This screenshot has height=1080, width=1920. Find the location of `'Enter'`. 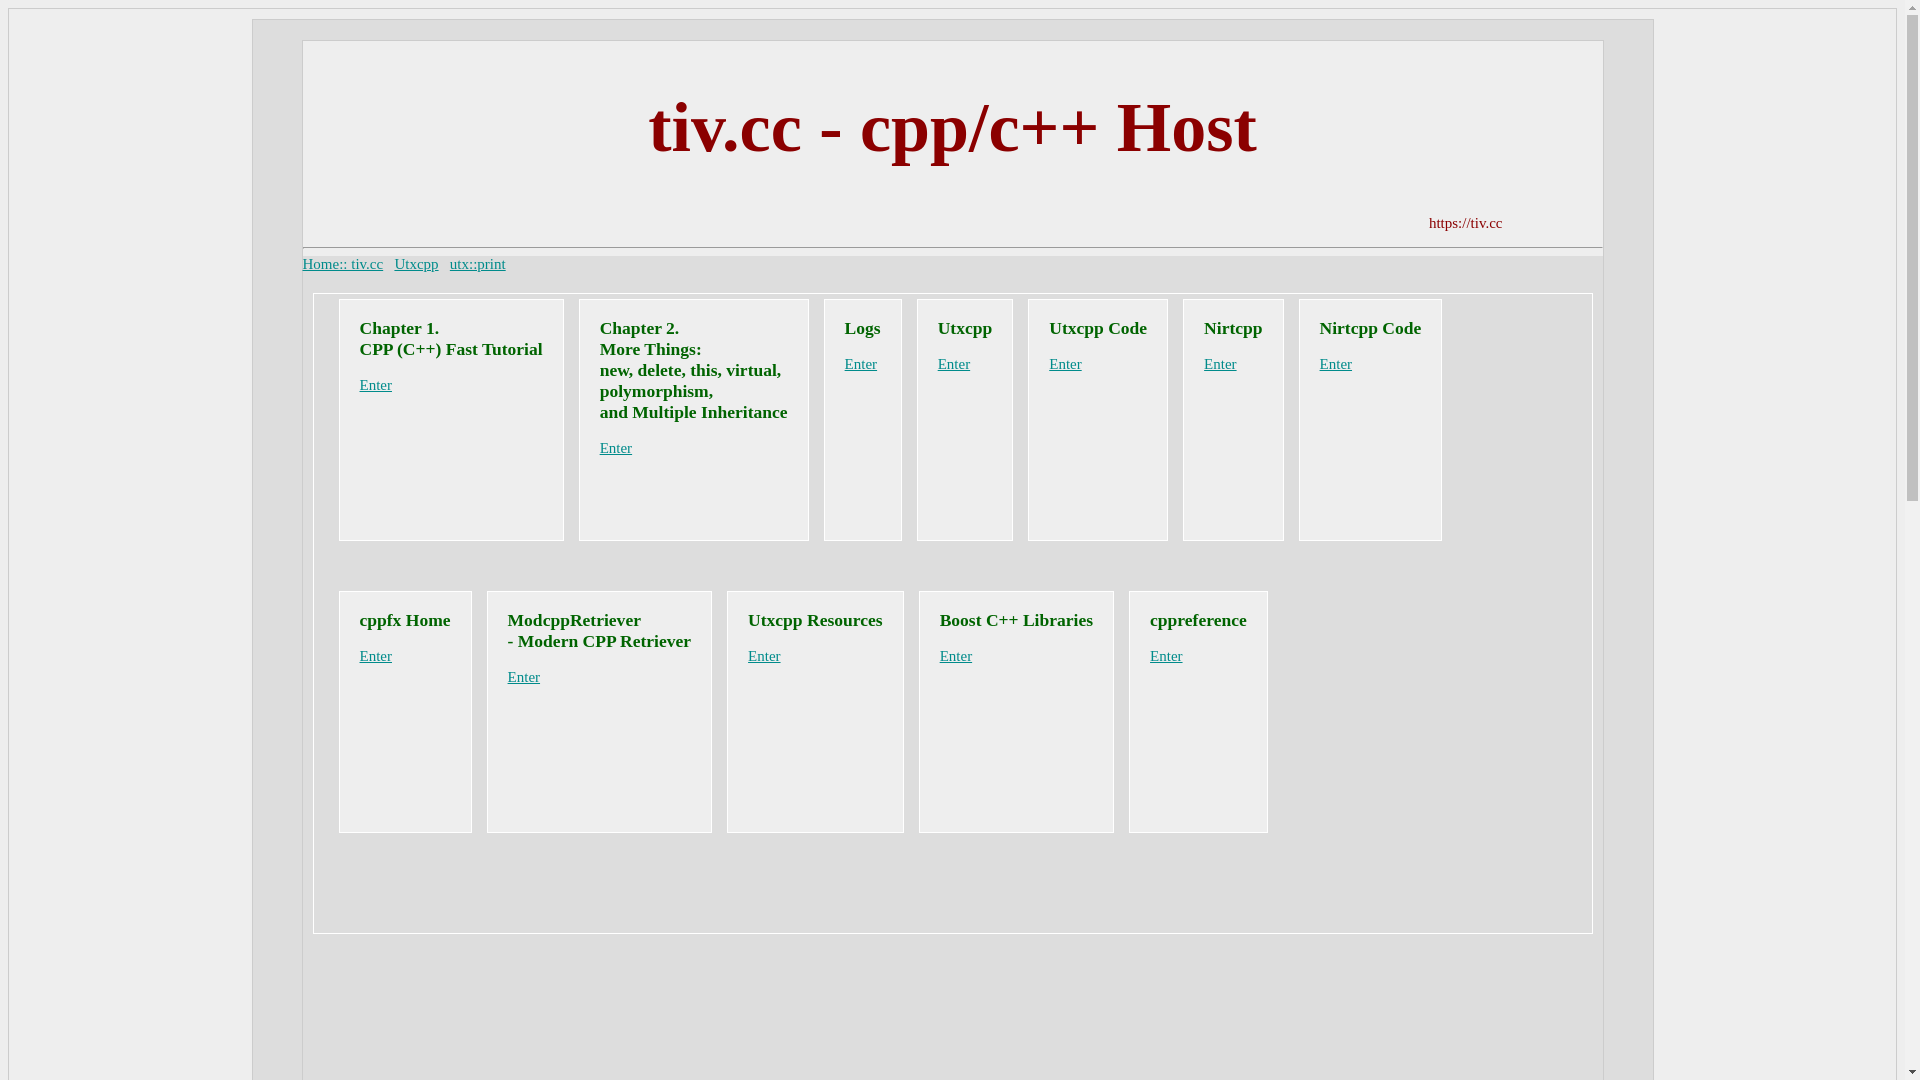

'Enter' is located at coordinates (844, 363).